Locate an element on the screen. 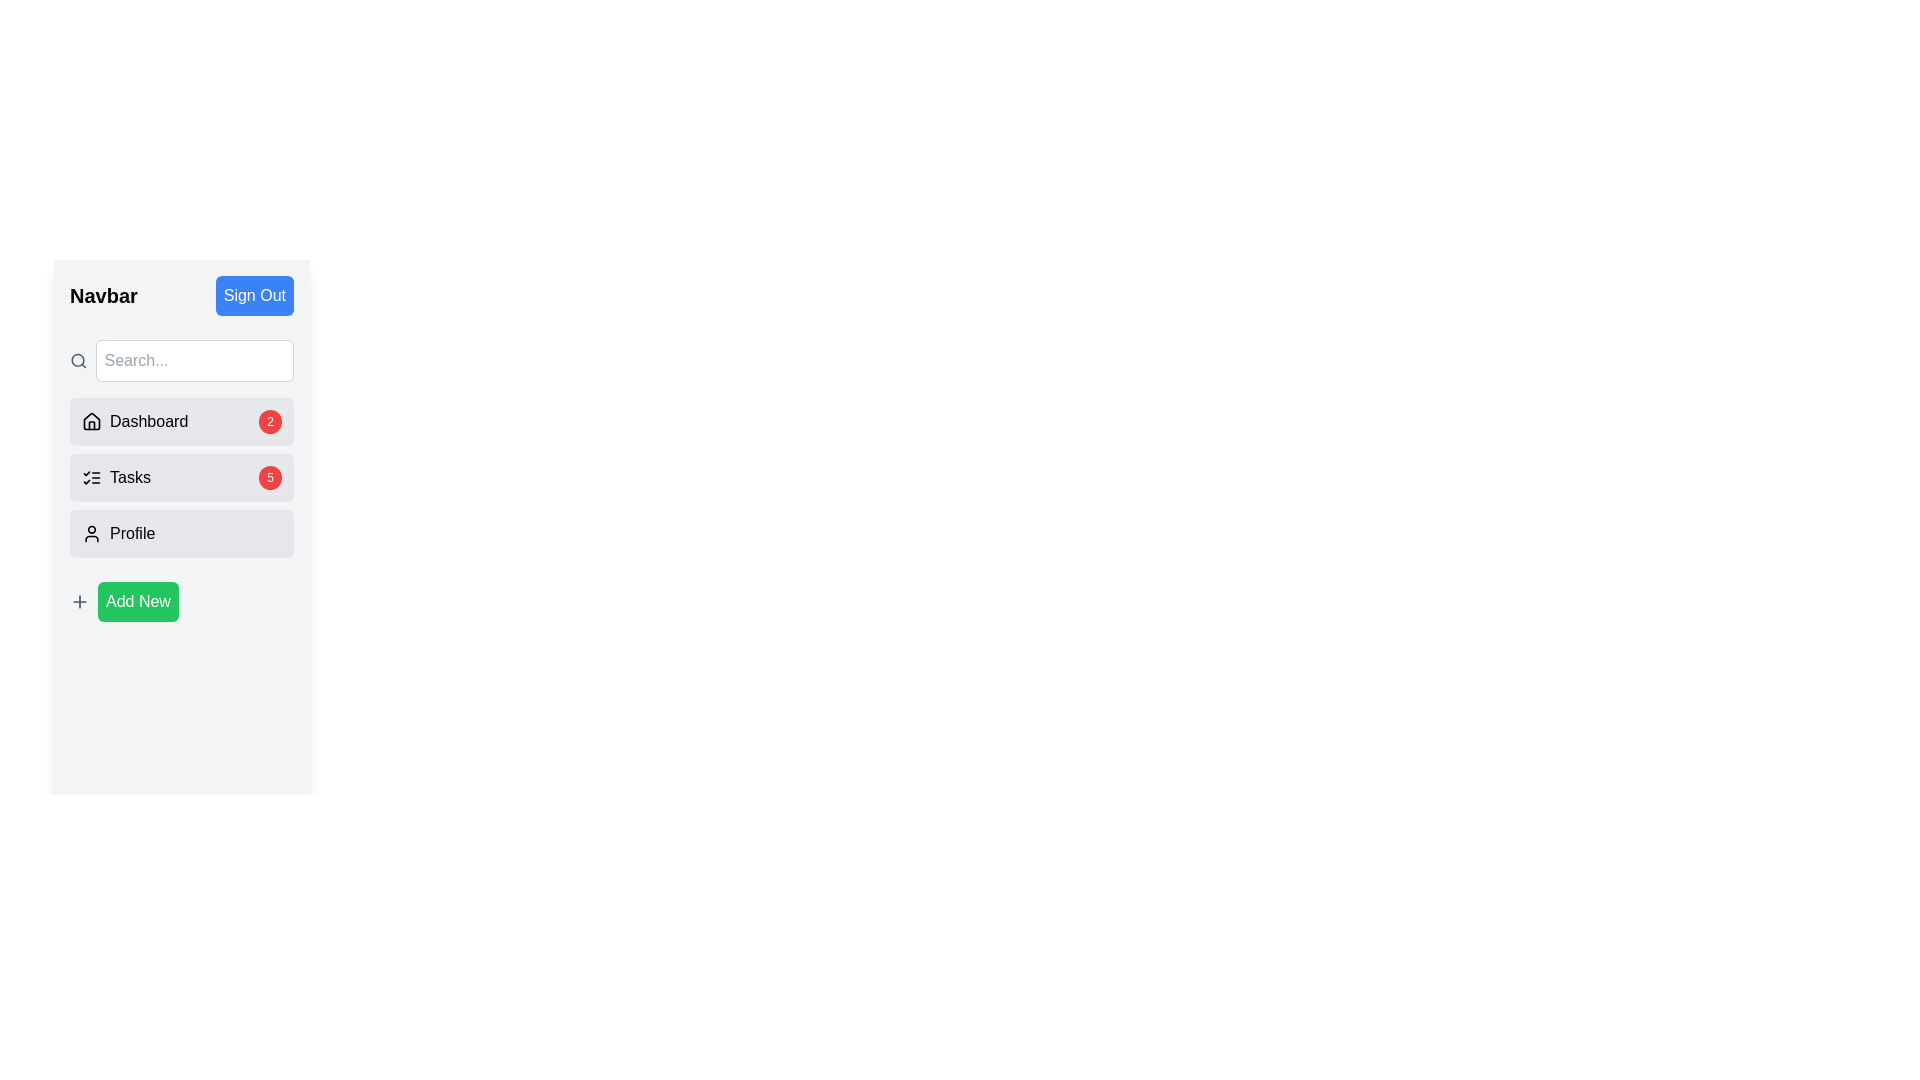 This screenshot has height=1080, width=1920. the 'Add New' button located at the bottom of the vertical menu bar on the left side of the interface, directly to the right of the '+' icon is located at coordinates (137, 600).